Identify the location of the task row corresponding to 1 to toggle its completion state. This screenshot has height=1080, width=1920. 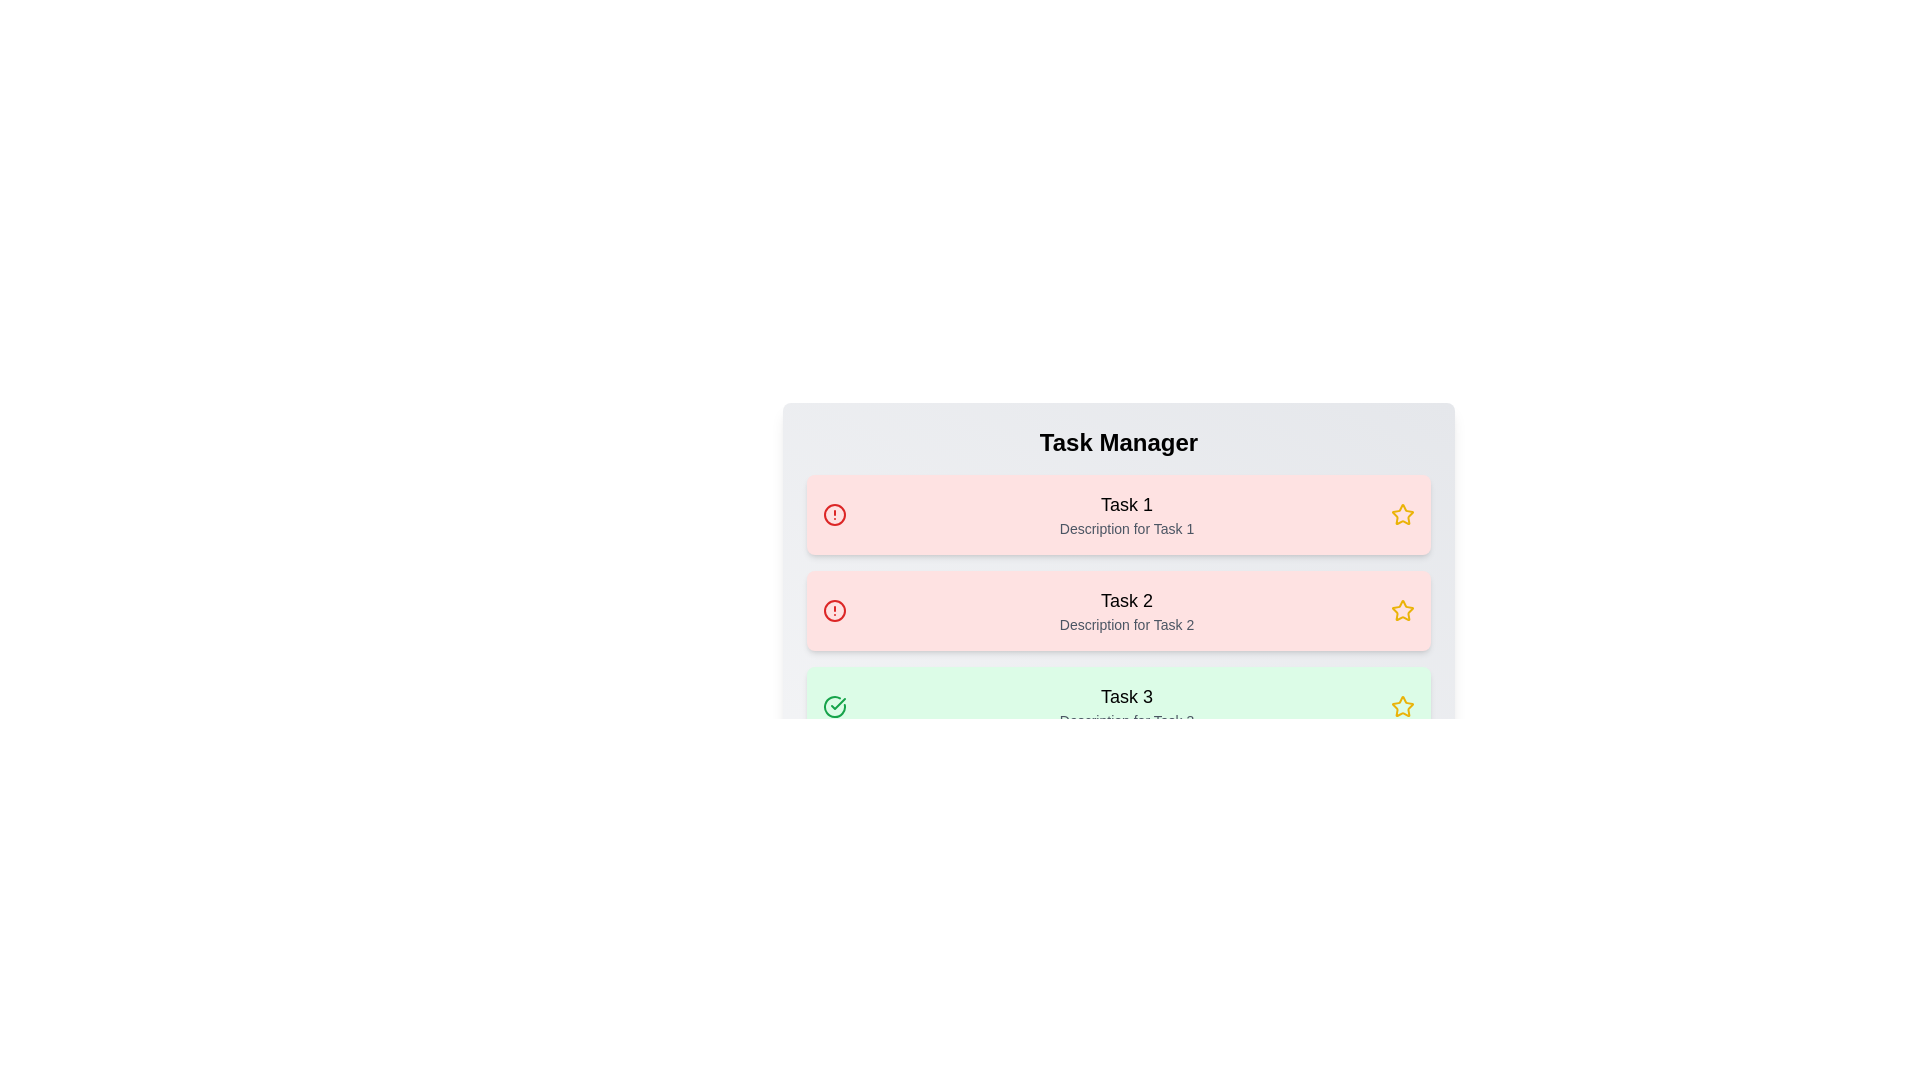
(1117, 514).